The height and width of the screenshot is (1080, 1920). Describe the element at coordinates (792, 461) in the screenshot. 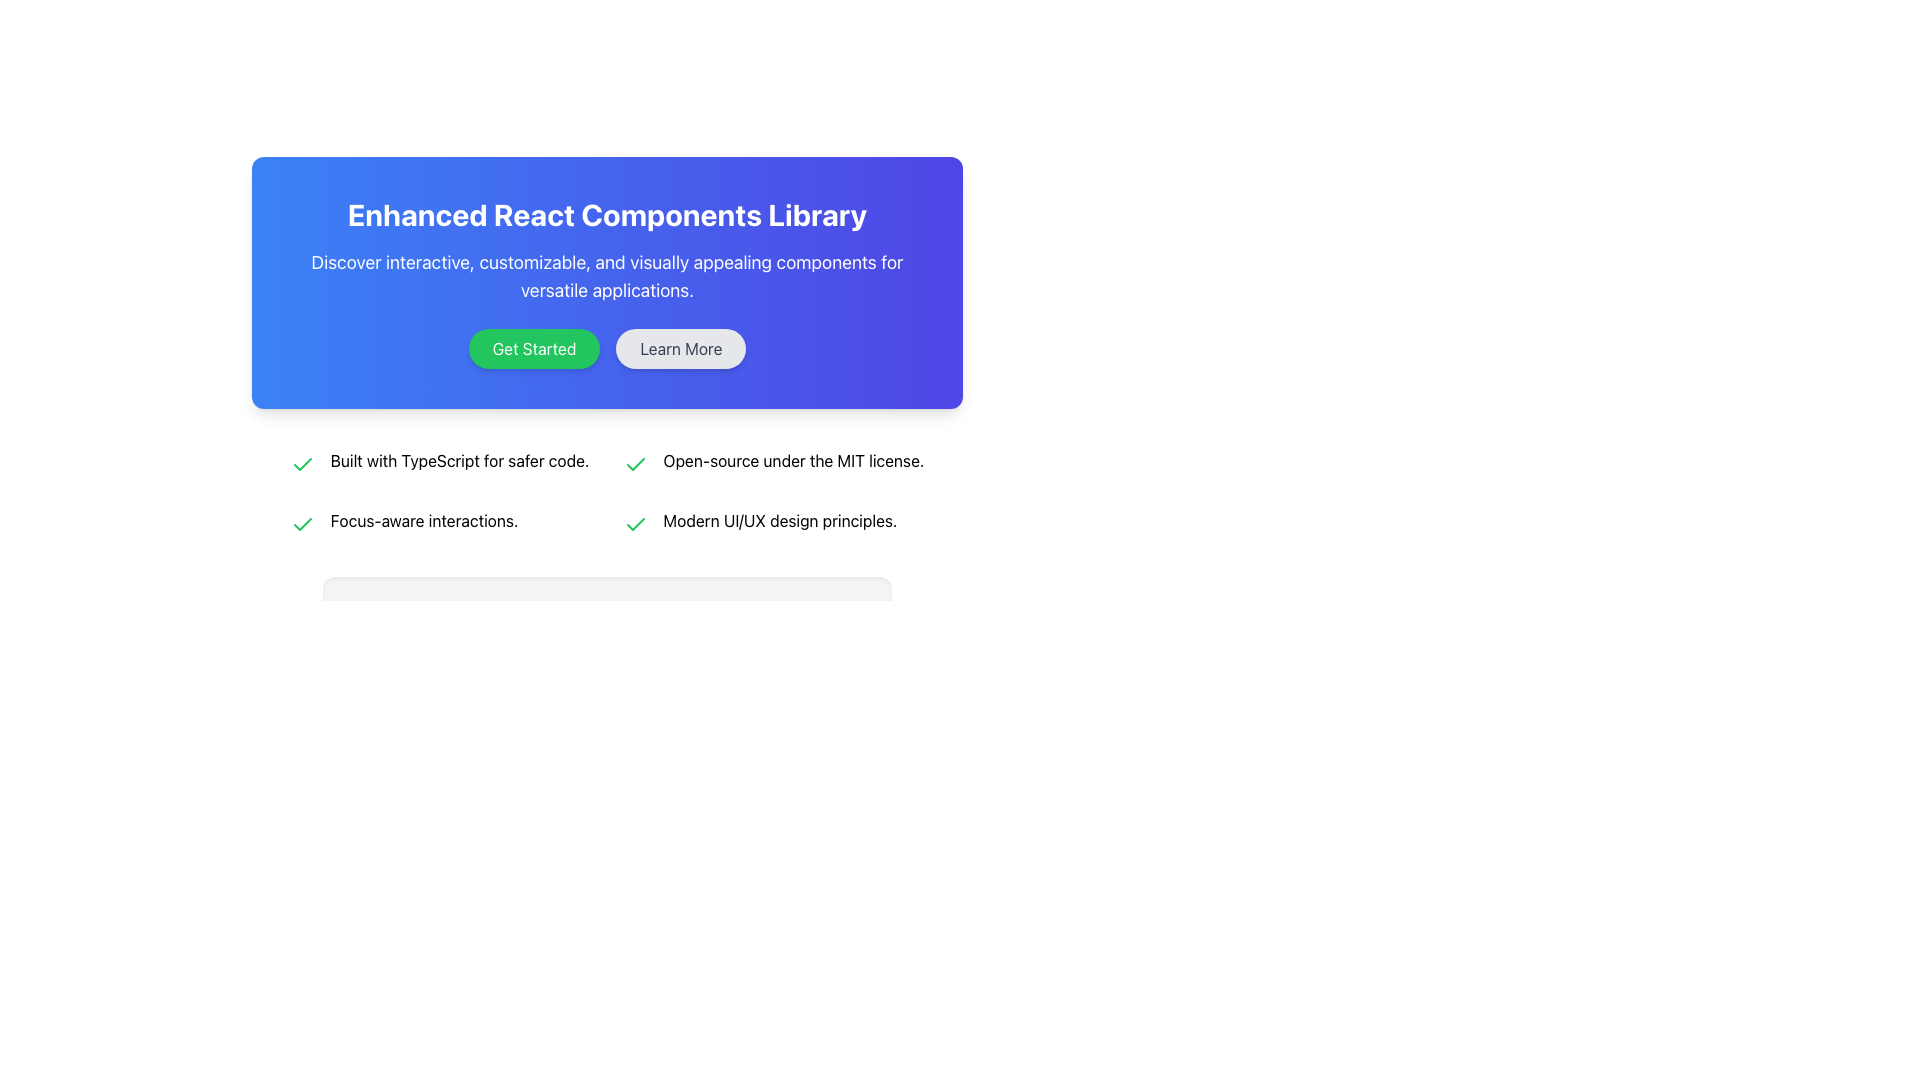

I see `text label that states 'Open-source under the MIT license.' which is adjacent to a green checkmark icon and is the second item in the top row of similar pairs` at that location.